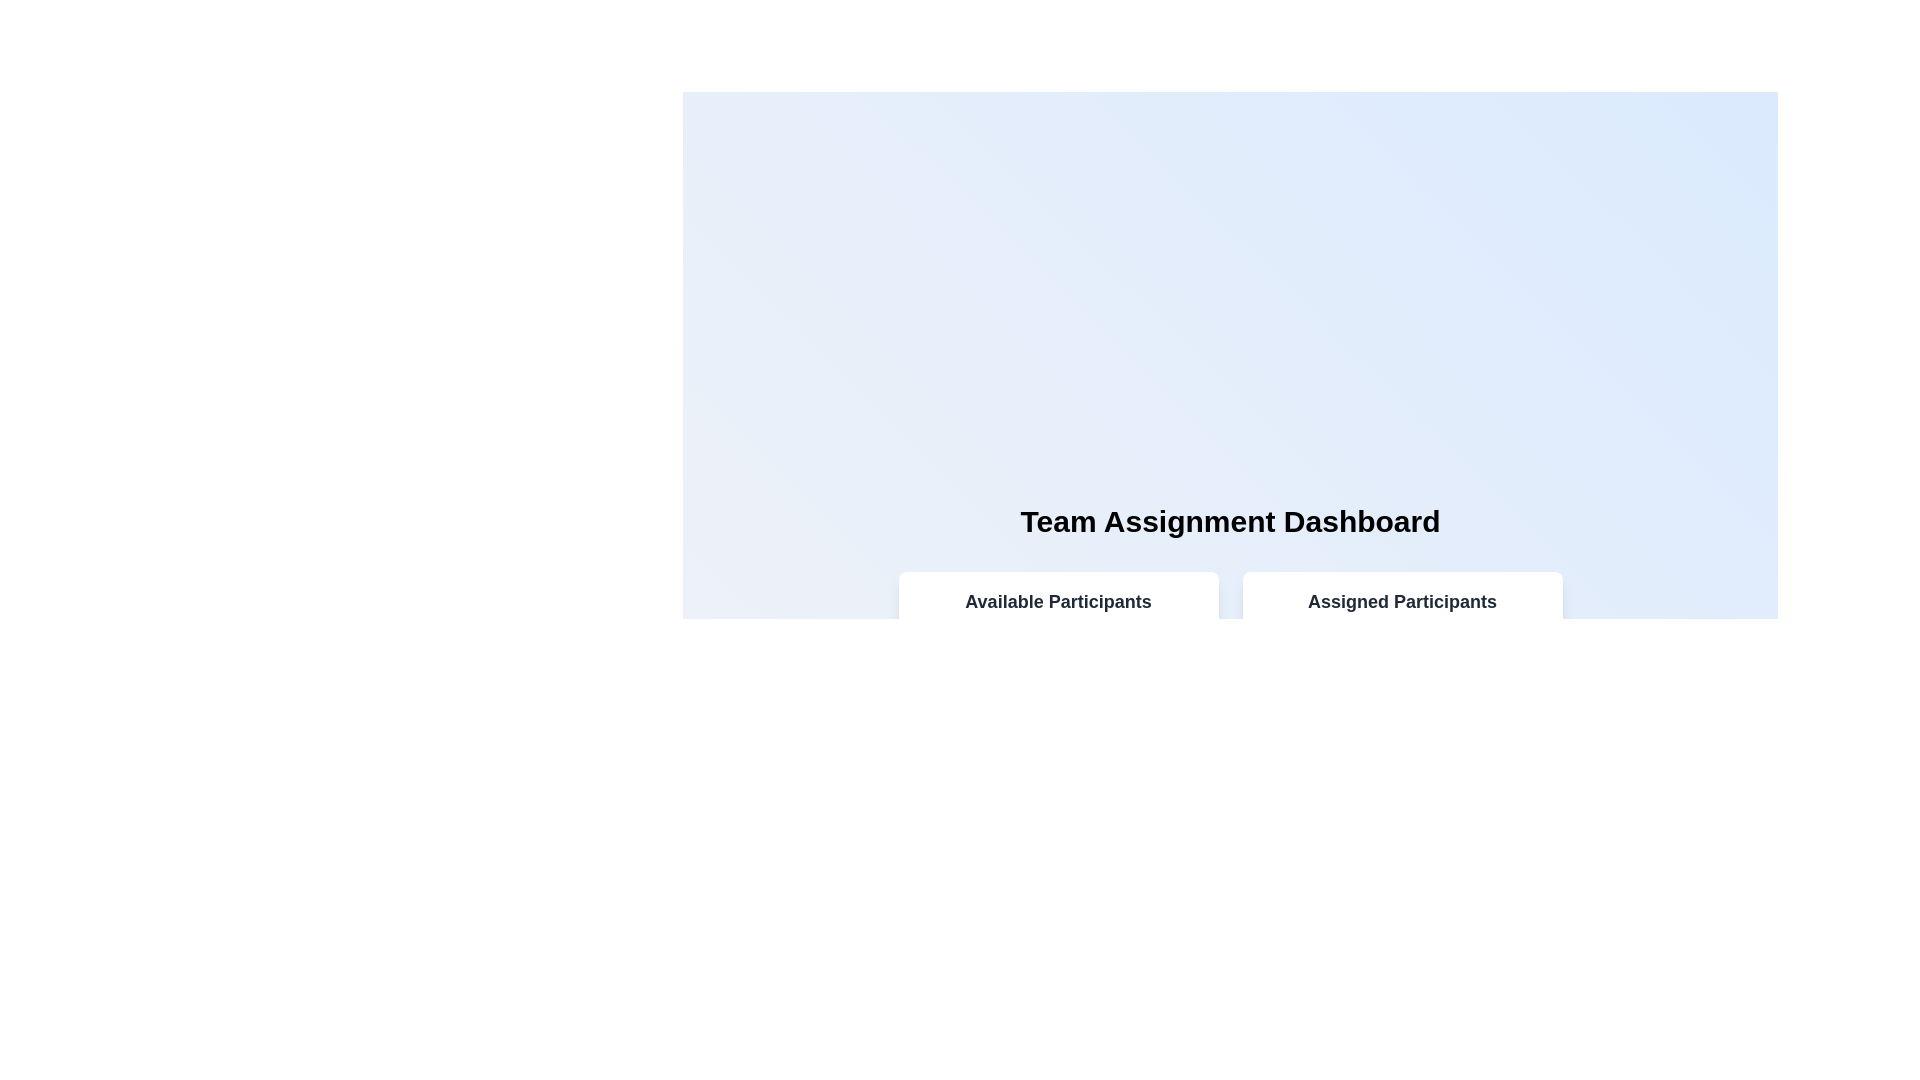  I want to click on the text label that serves as a heading for the section related to participants assigned to a team or task, so click(1401, 600).